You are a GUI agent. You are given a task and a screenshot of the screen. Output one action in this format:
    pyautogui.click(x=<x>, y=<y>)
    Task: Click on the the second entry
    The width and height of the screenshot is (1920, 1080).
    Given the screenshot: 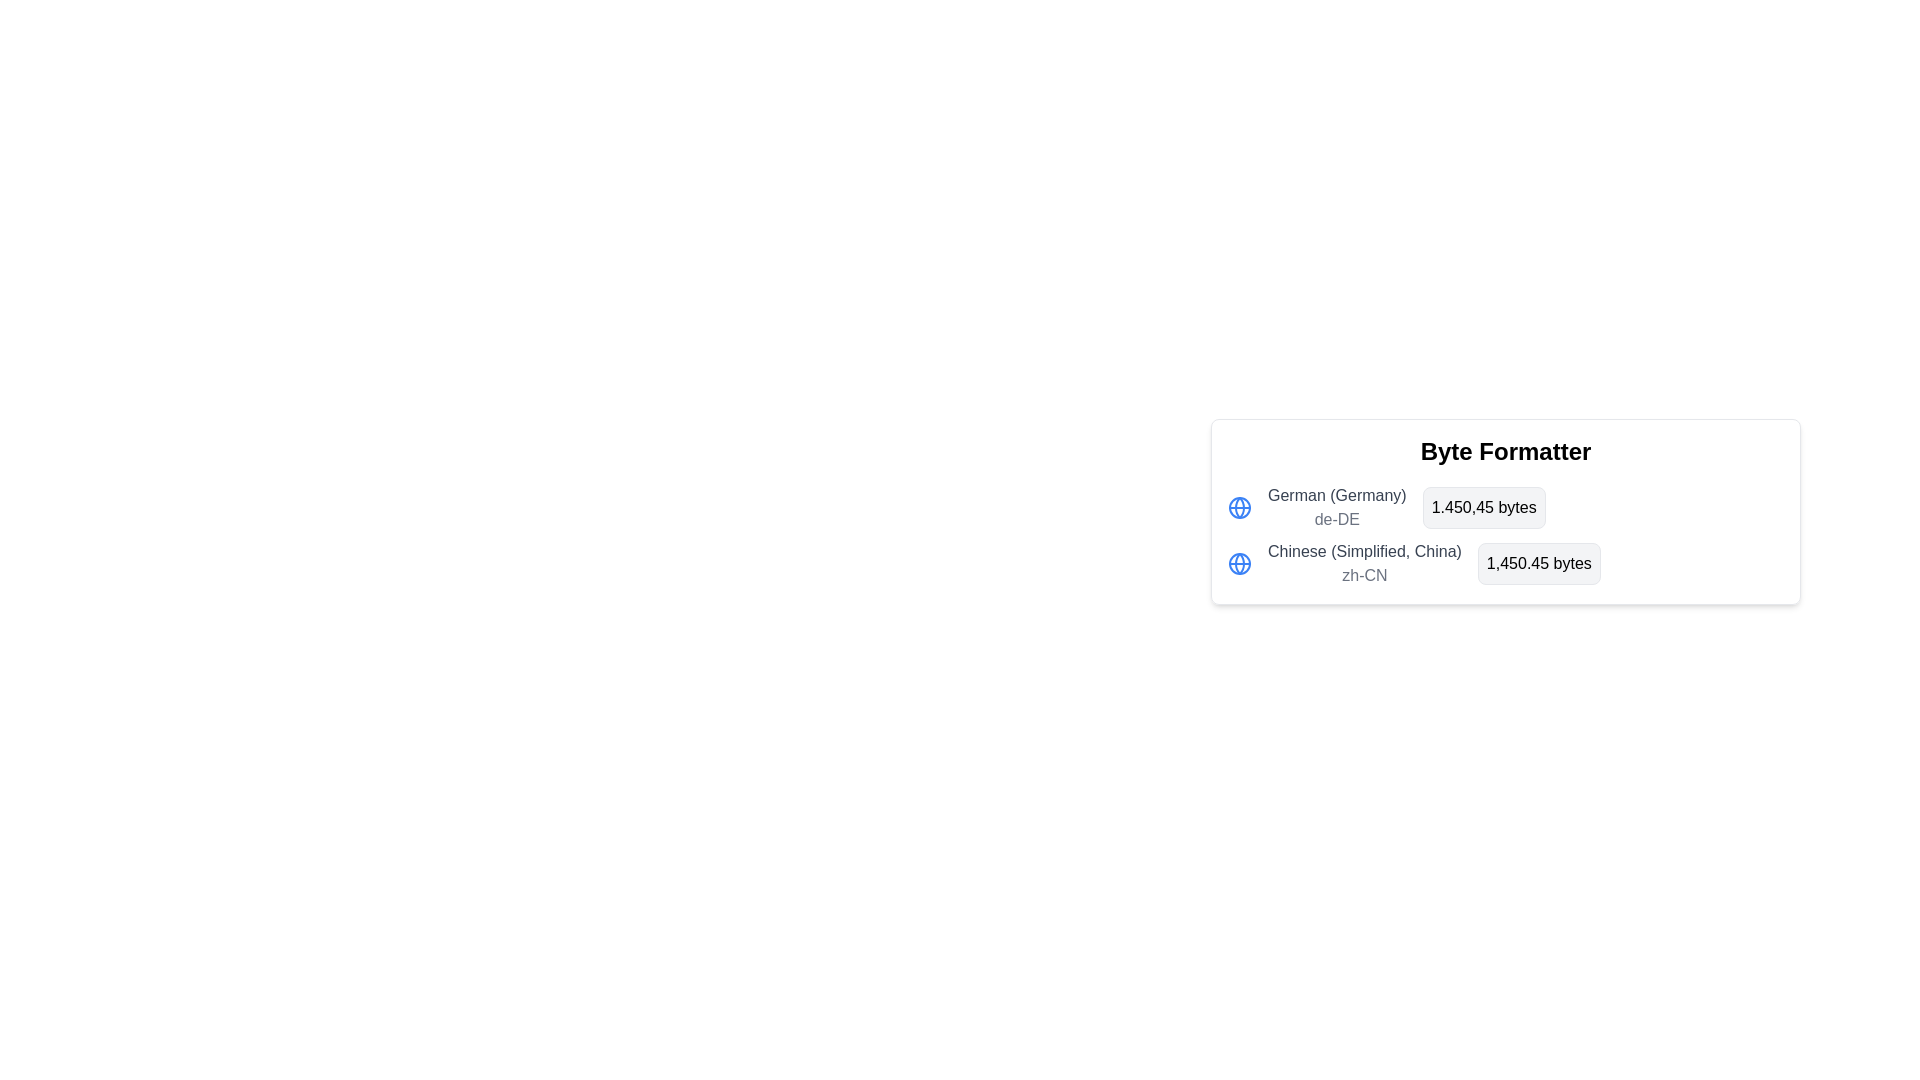 What is the action you would take?
    pyautogui.click(x=1506, y=563)
    